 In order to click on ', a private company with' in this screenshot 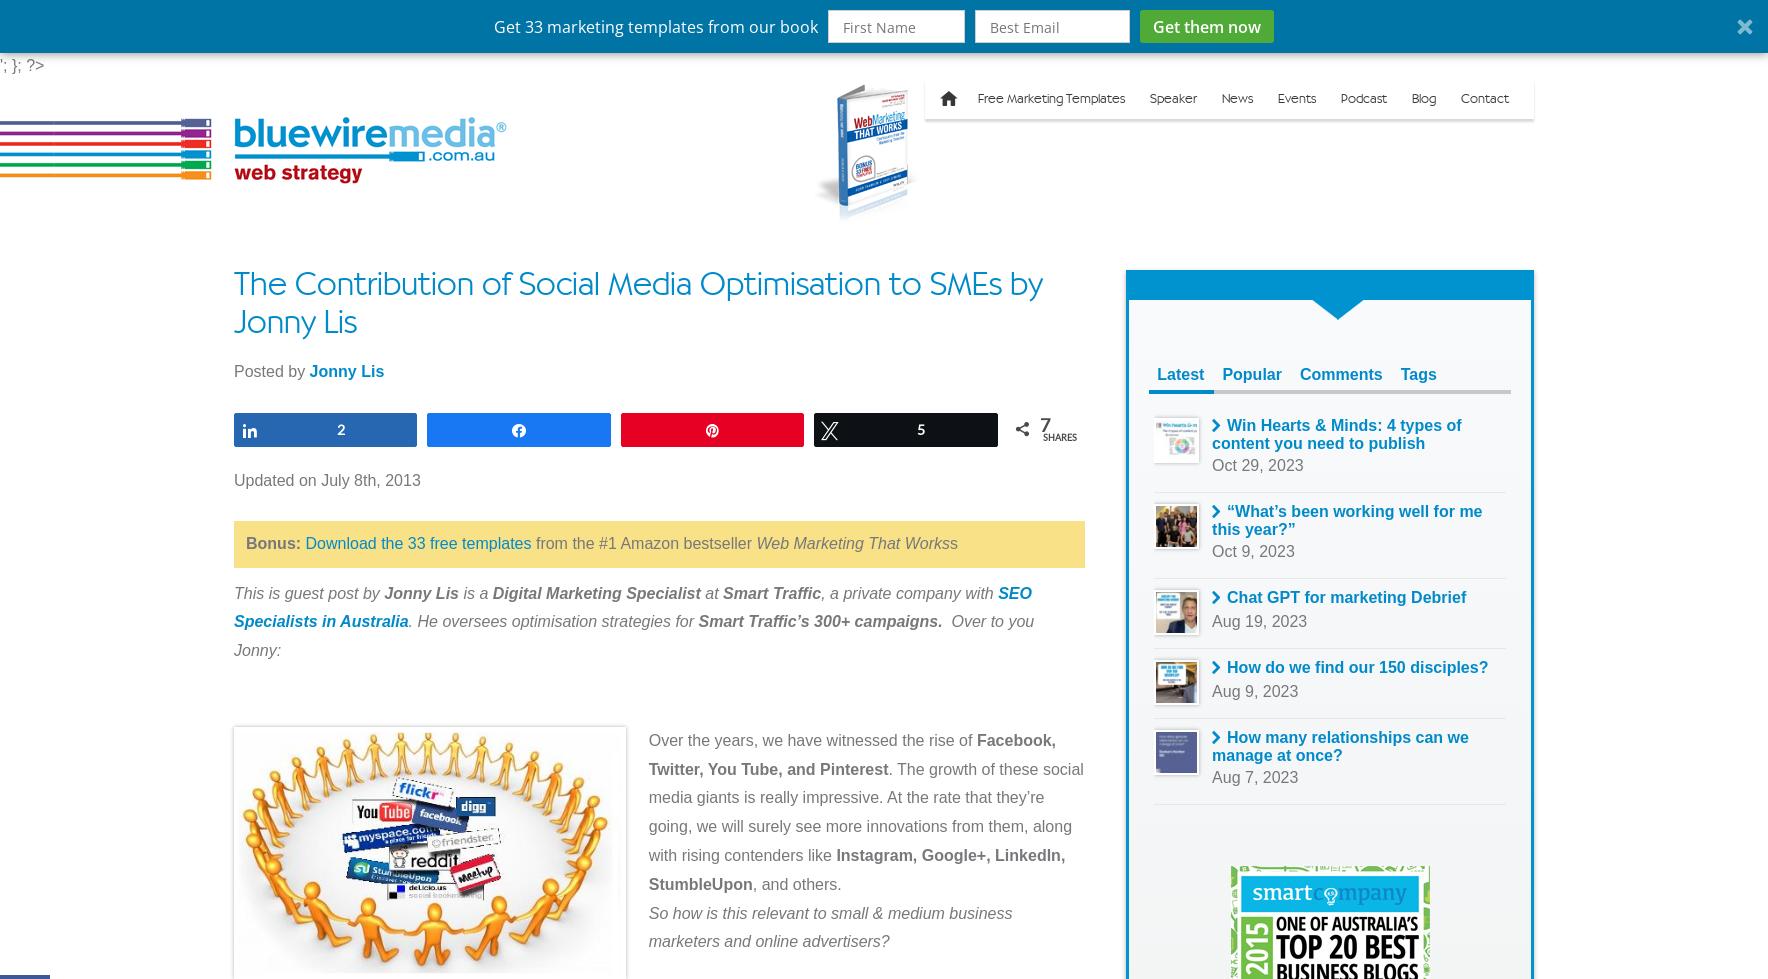, I will do `click(908, 591)`.